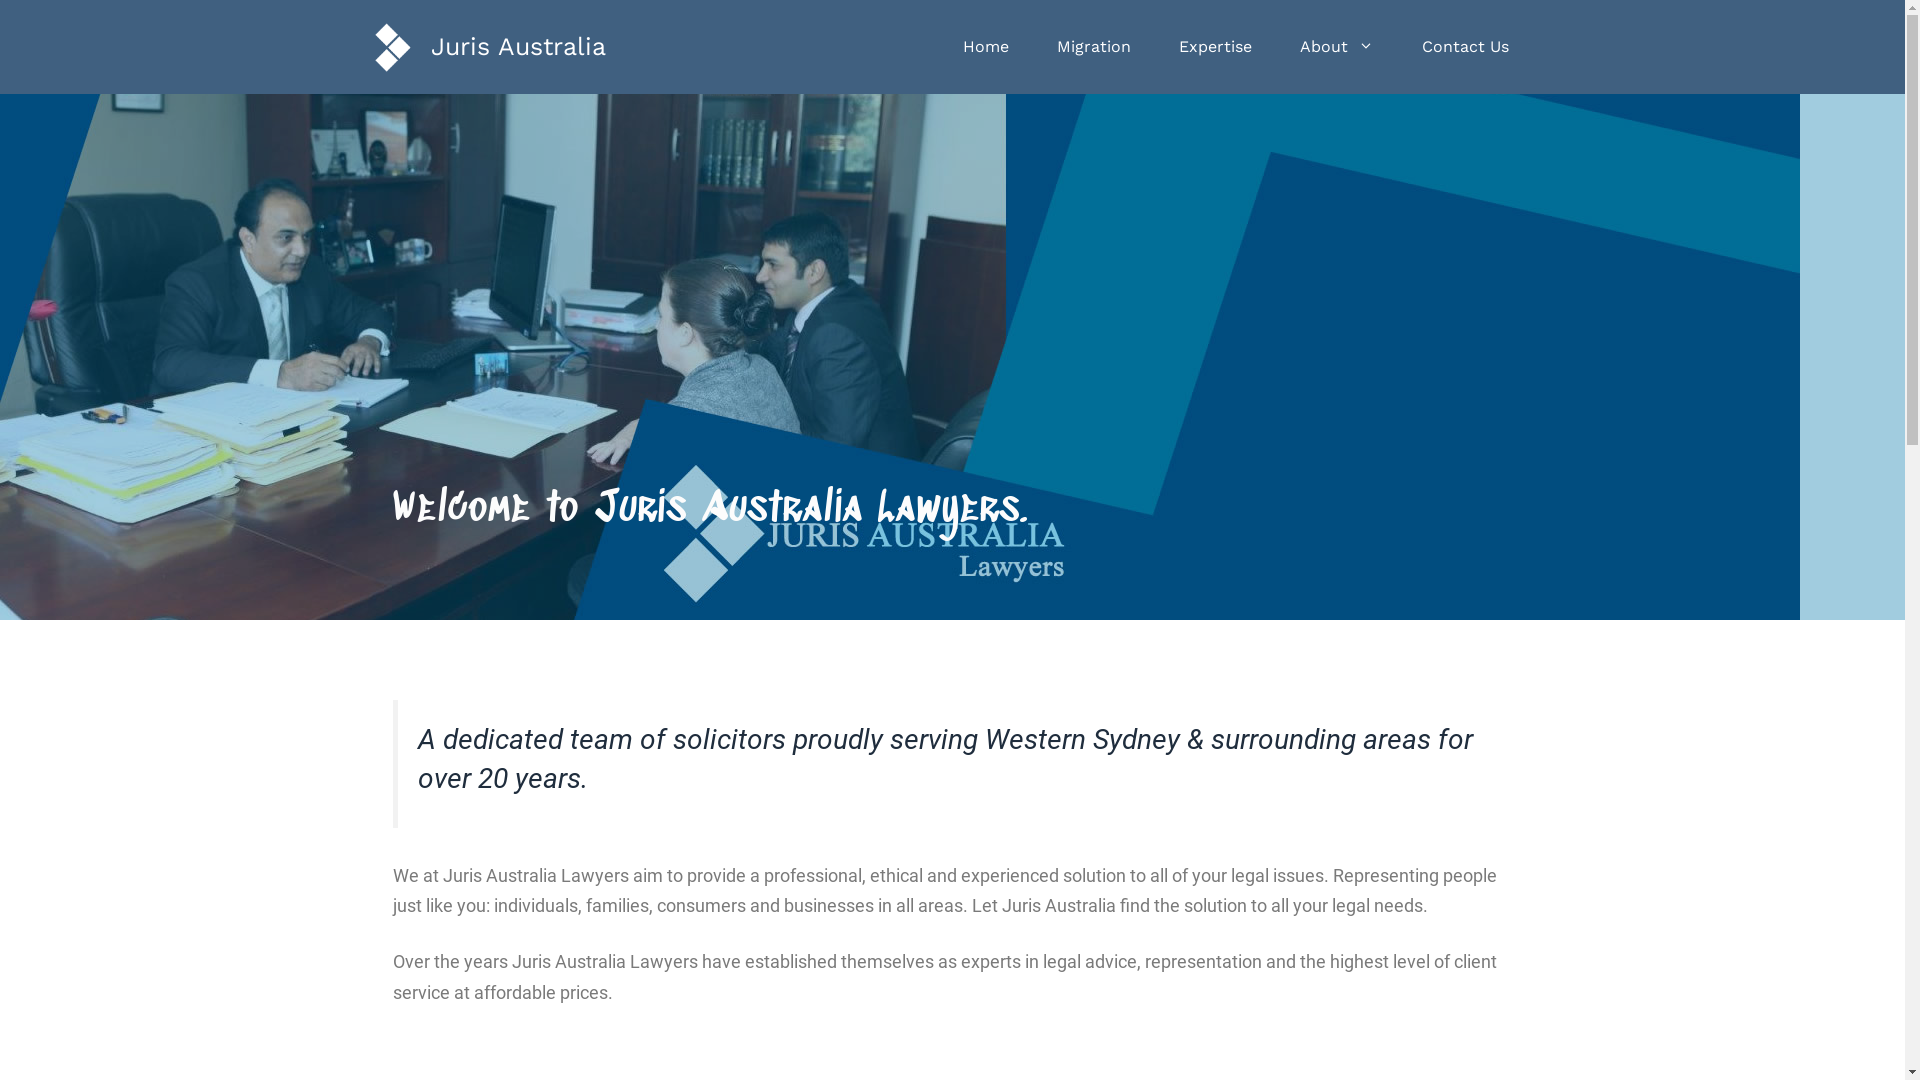 The width and height of the screenshot is (1920, 1080). I want to click on 'Contact Us', so click(1465, 45).